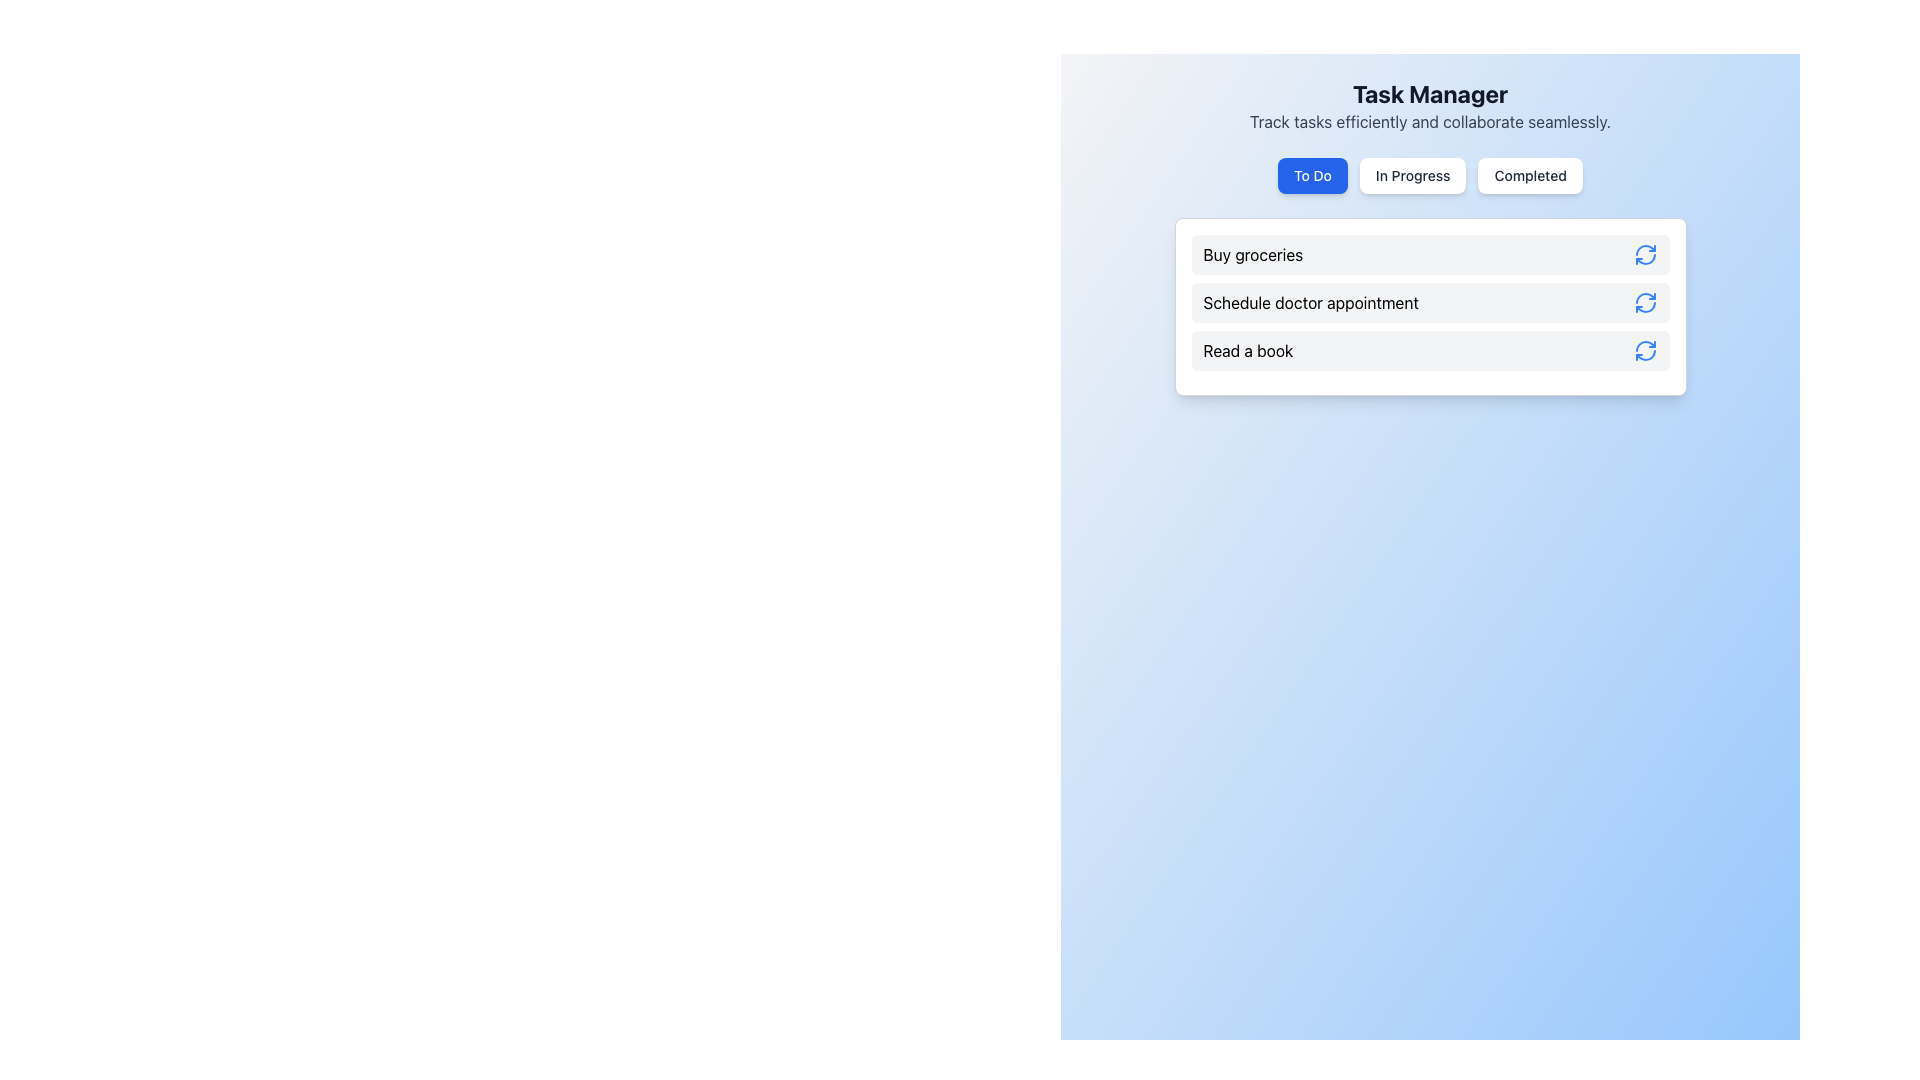 This screenshot has height=1080, width=1920. What do you see at coordinates (1429, 105) in the screenshot?
I see `the Header with the bold text 'Task Manager' and the subtitle 'Track tasks efficiently and collaborate seamlessly.' that is centrally aligned within a gradient background` at bounding box center [1429, 105].